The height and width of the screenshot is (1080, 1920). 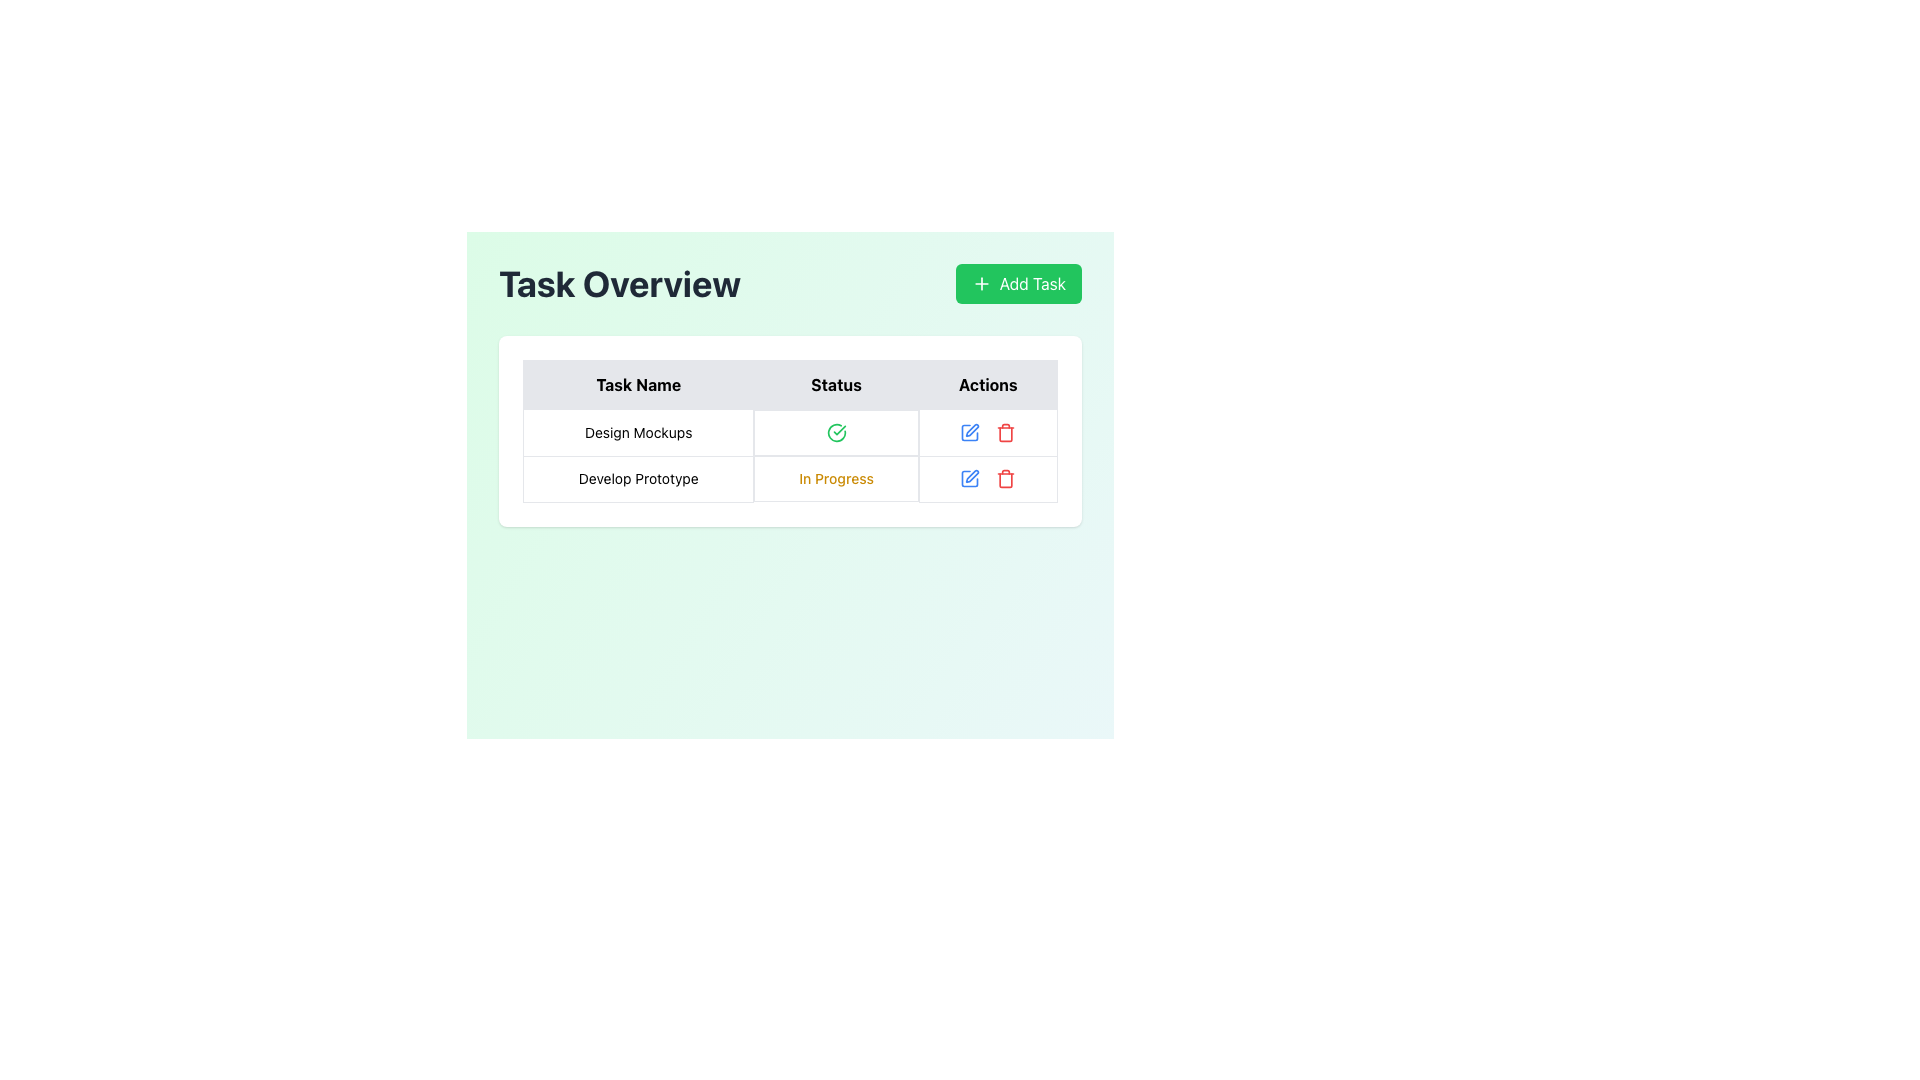 What do you see at coordinates (836, 385) in the screenshot?
I see `label text from the bold, centered 'Status' header cell in the table, which is the second cell of the header row` at bounding box center [836, 385].